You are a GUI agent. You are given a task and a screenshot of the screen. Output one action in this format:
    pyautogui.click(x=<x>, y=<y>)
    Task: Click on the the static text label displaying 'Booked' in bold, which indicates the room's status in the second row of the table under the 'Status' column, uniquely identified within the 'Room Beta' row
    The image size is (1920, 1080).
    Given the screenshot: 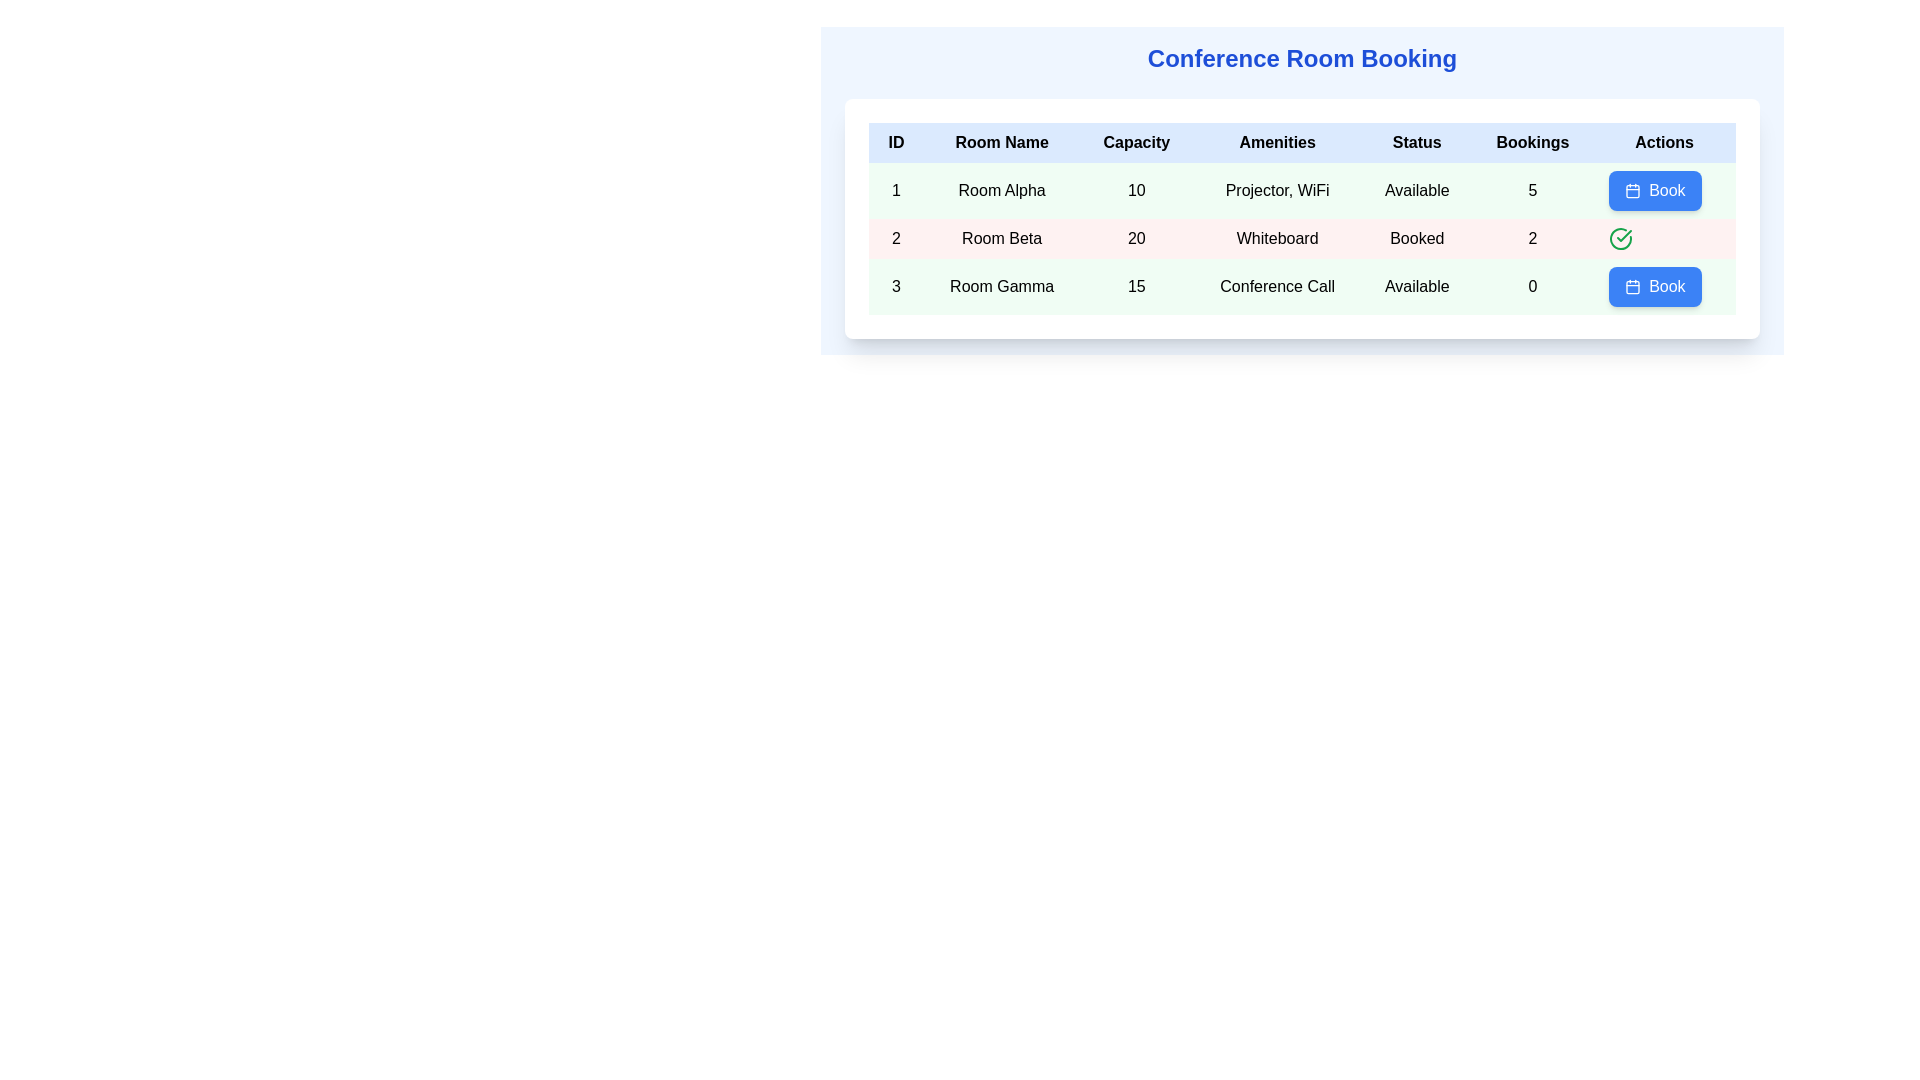 What is the action you would take?
    pyautogui.click(x=1416, y=238)
    